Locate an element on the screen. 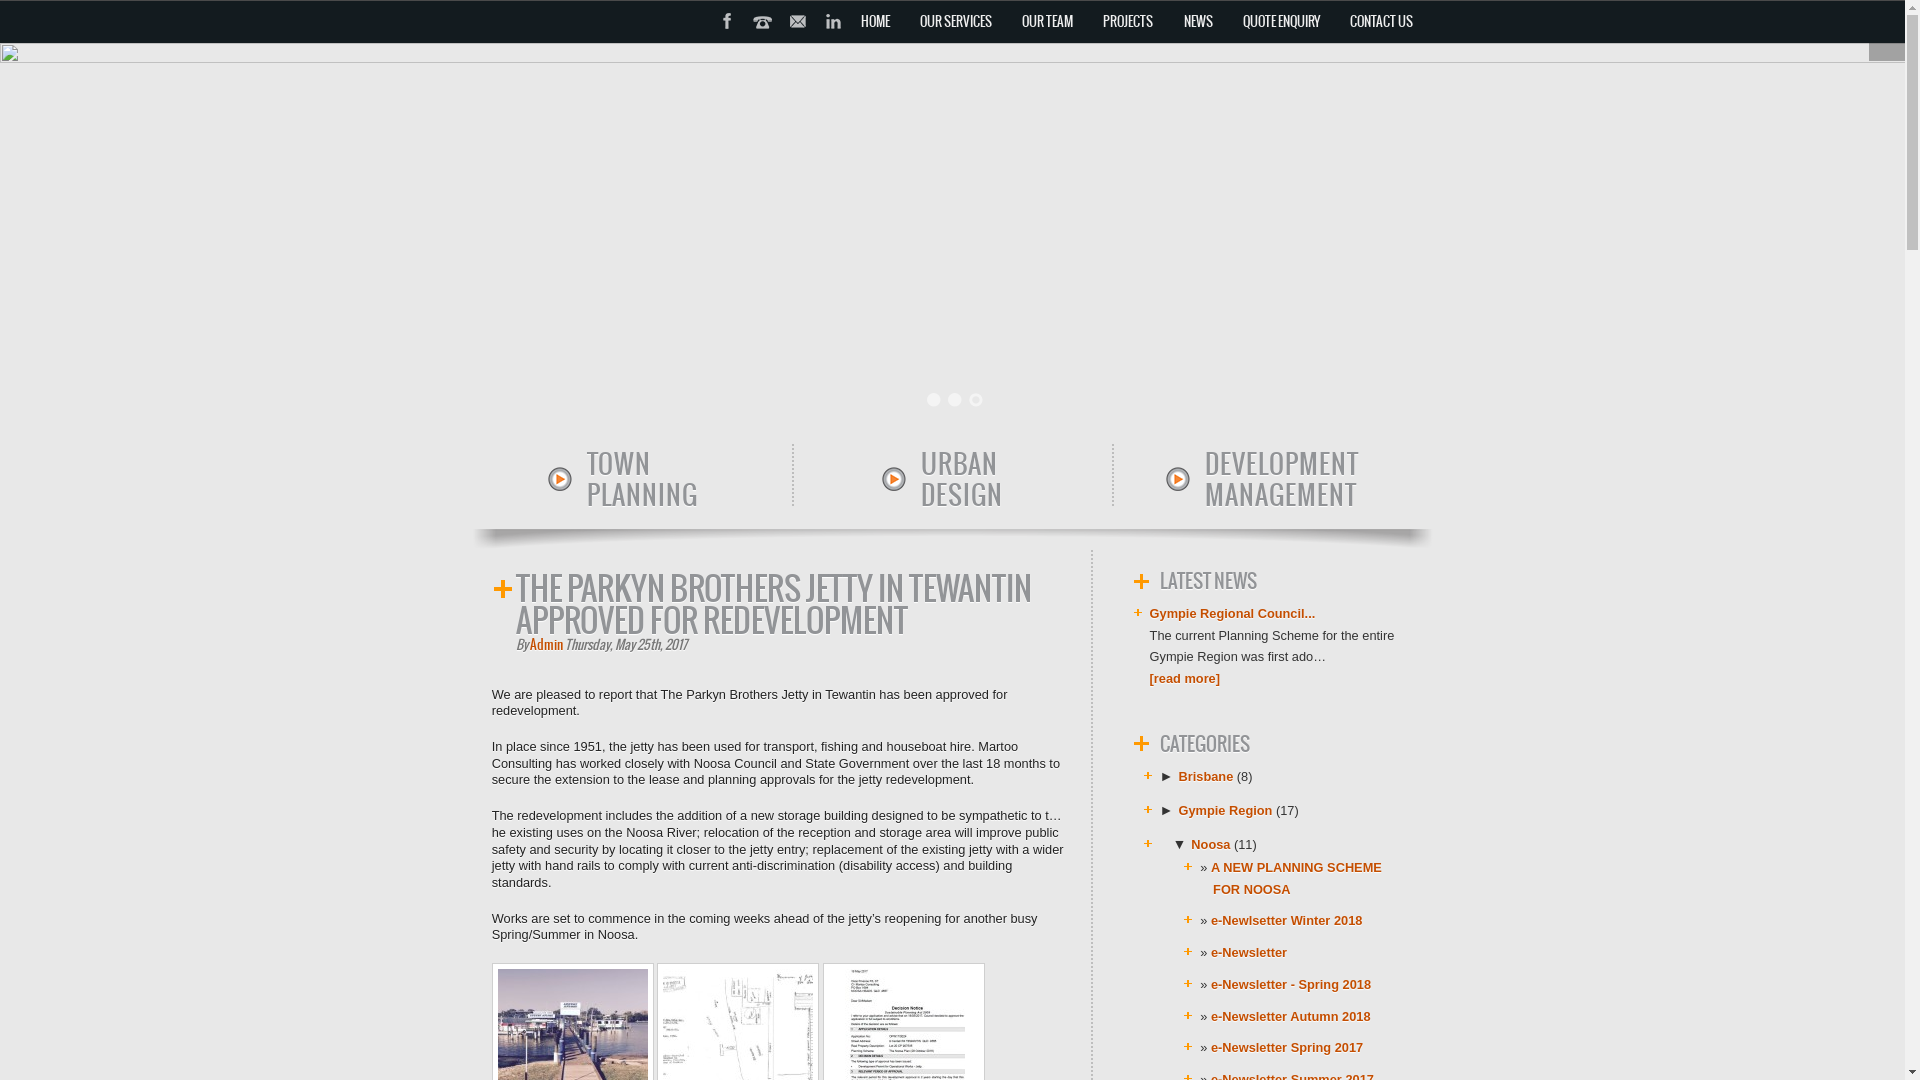 This screenshot has height=1080, width=1920. 'PROJECTS' is located at coordinates (1128, 22).